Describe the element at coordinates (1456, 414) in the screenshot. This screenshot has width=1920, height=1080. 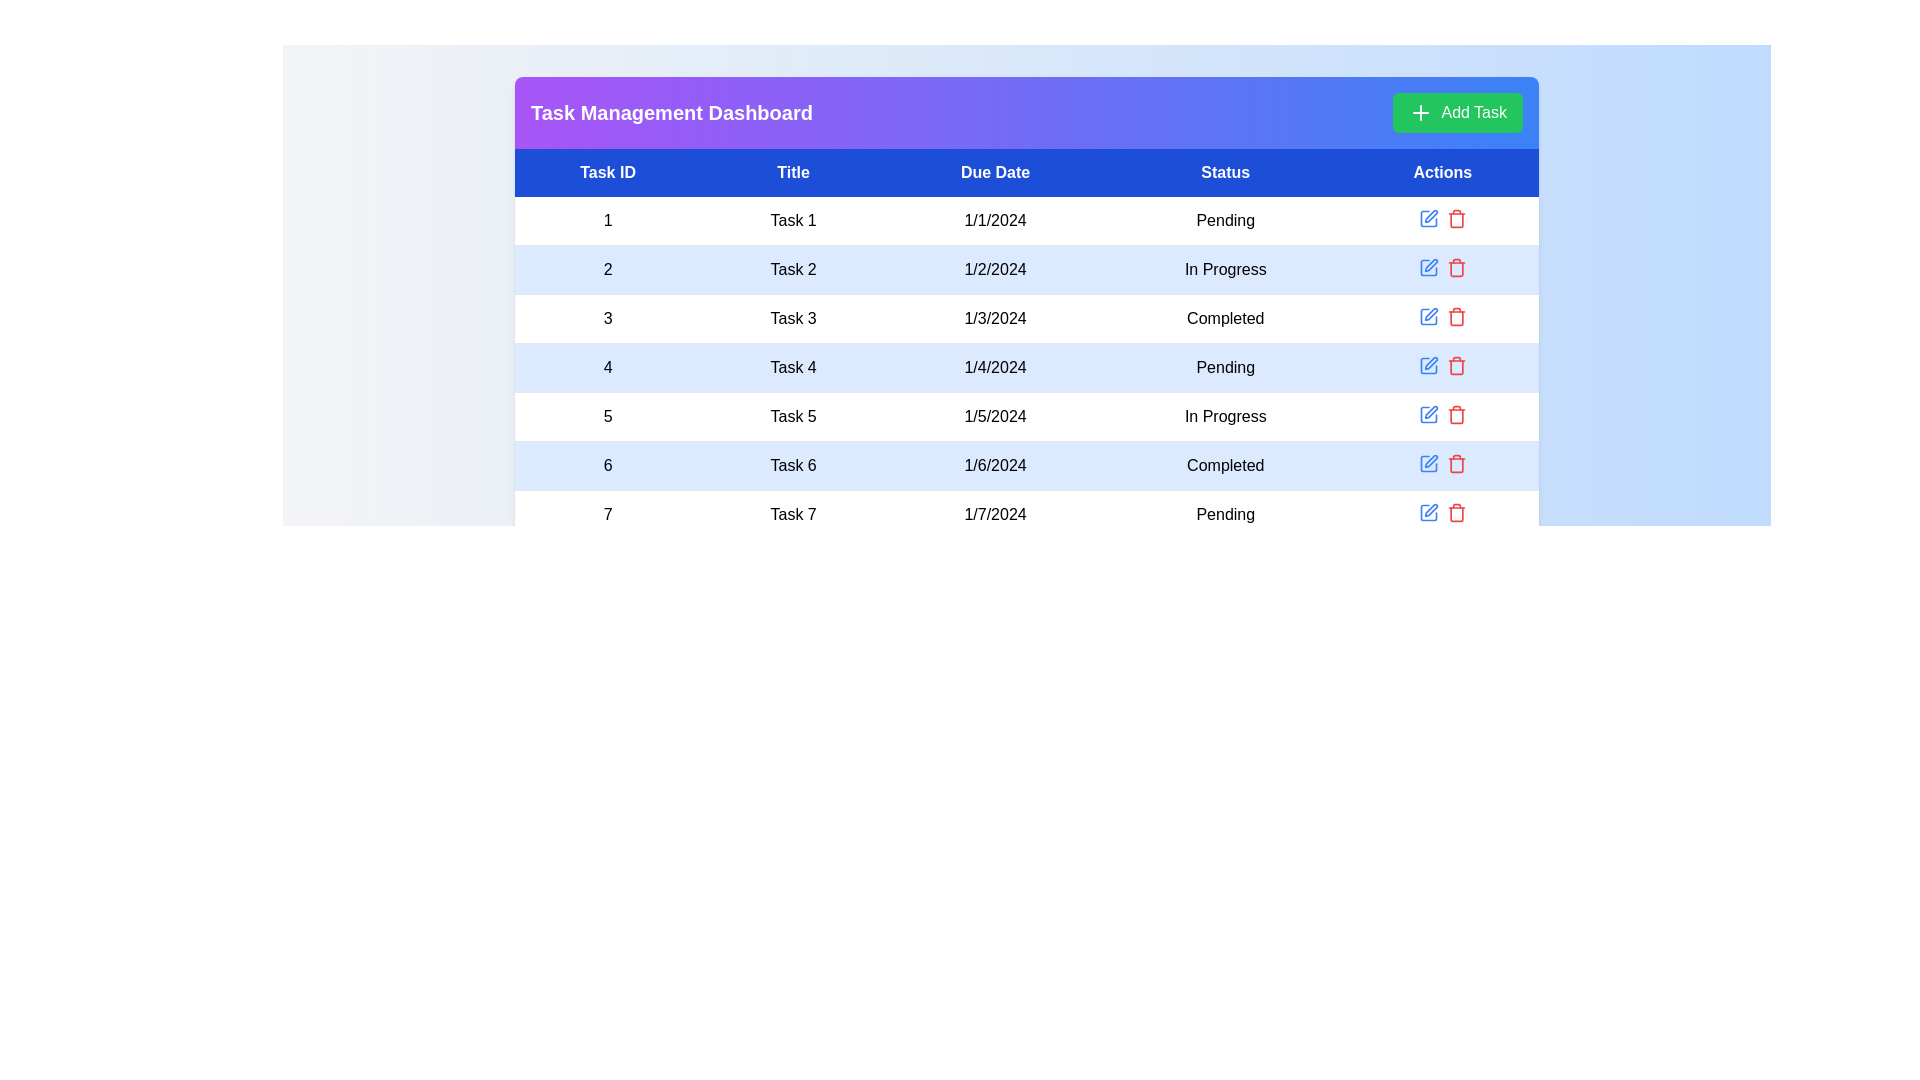
I see `delete icon for the task with ID 5` at that location.